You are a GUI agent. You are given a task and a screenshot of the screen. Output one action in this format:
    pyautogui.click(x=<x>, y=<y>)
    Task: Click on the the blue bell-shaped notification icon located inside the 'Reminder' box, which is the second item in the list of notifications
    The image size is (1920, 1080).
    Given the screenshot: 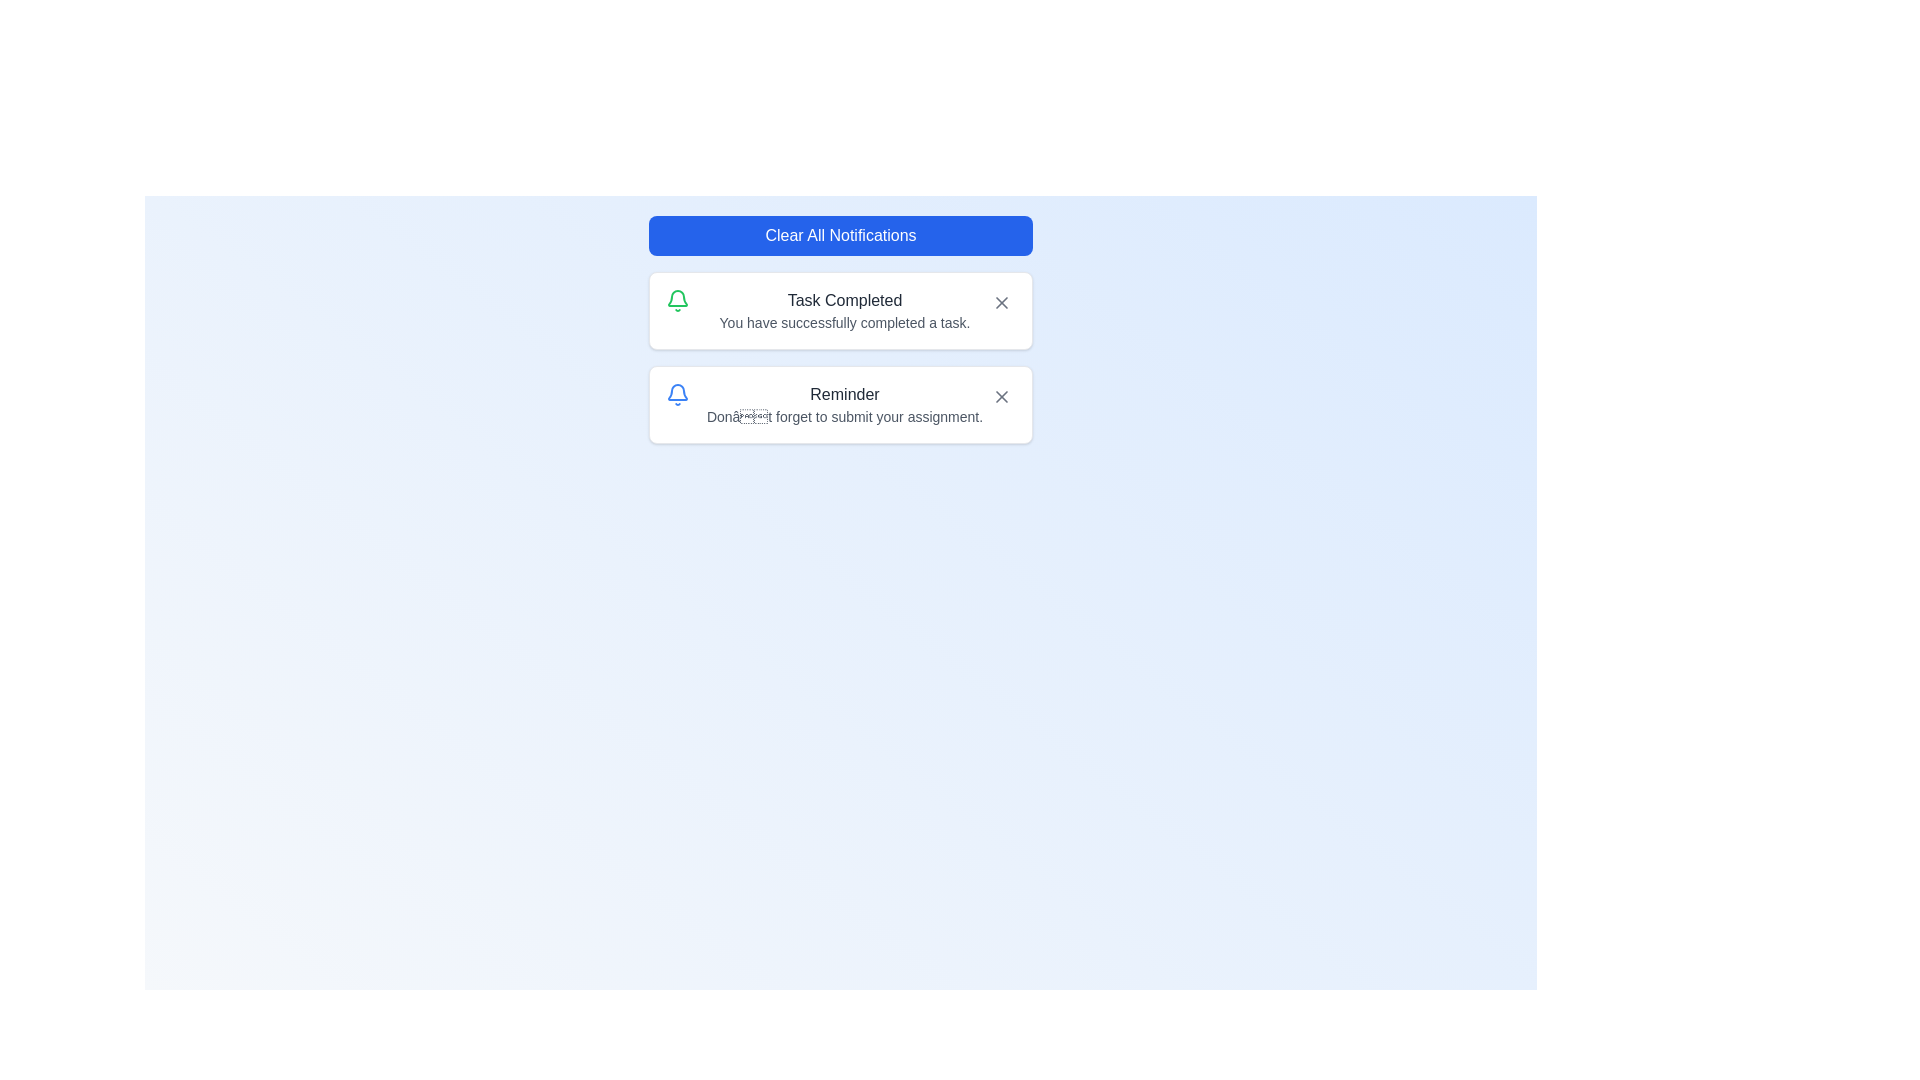 What is the action you would take?
    pyautogui.click(x=677, y=394)
    